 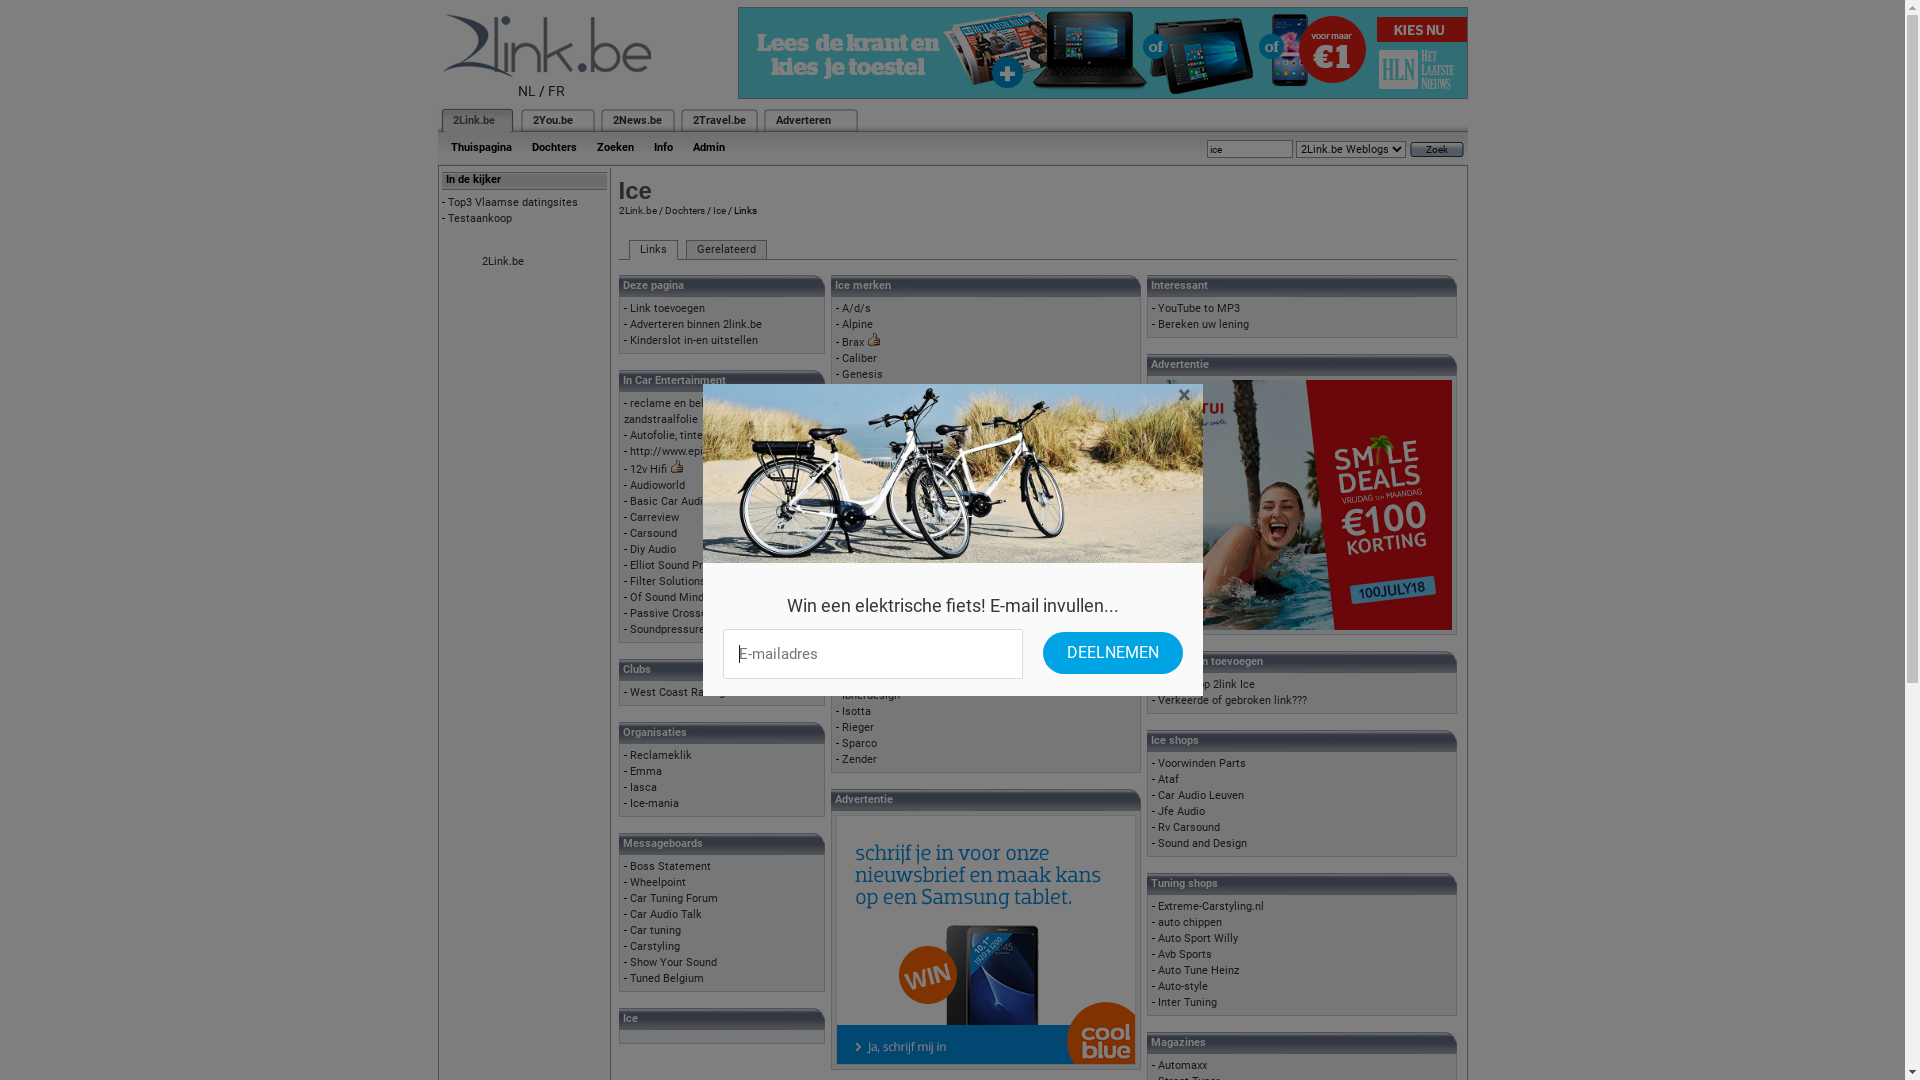 What do you see at coordinates (1199, 308) in the screenshot?
I see `'YouTube to MP3'` at bounding box center [1199, 308].